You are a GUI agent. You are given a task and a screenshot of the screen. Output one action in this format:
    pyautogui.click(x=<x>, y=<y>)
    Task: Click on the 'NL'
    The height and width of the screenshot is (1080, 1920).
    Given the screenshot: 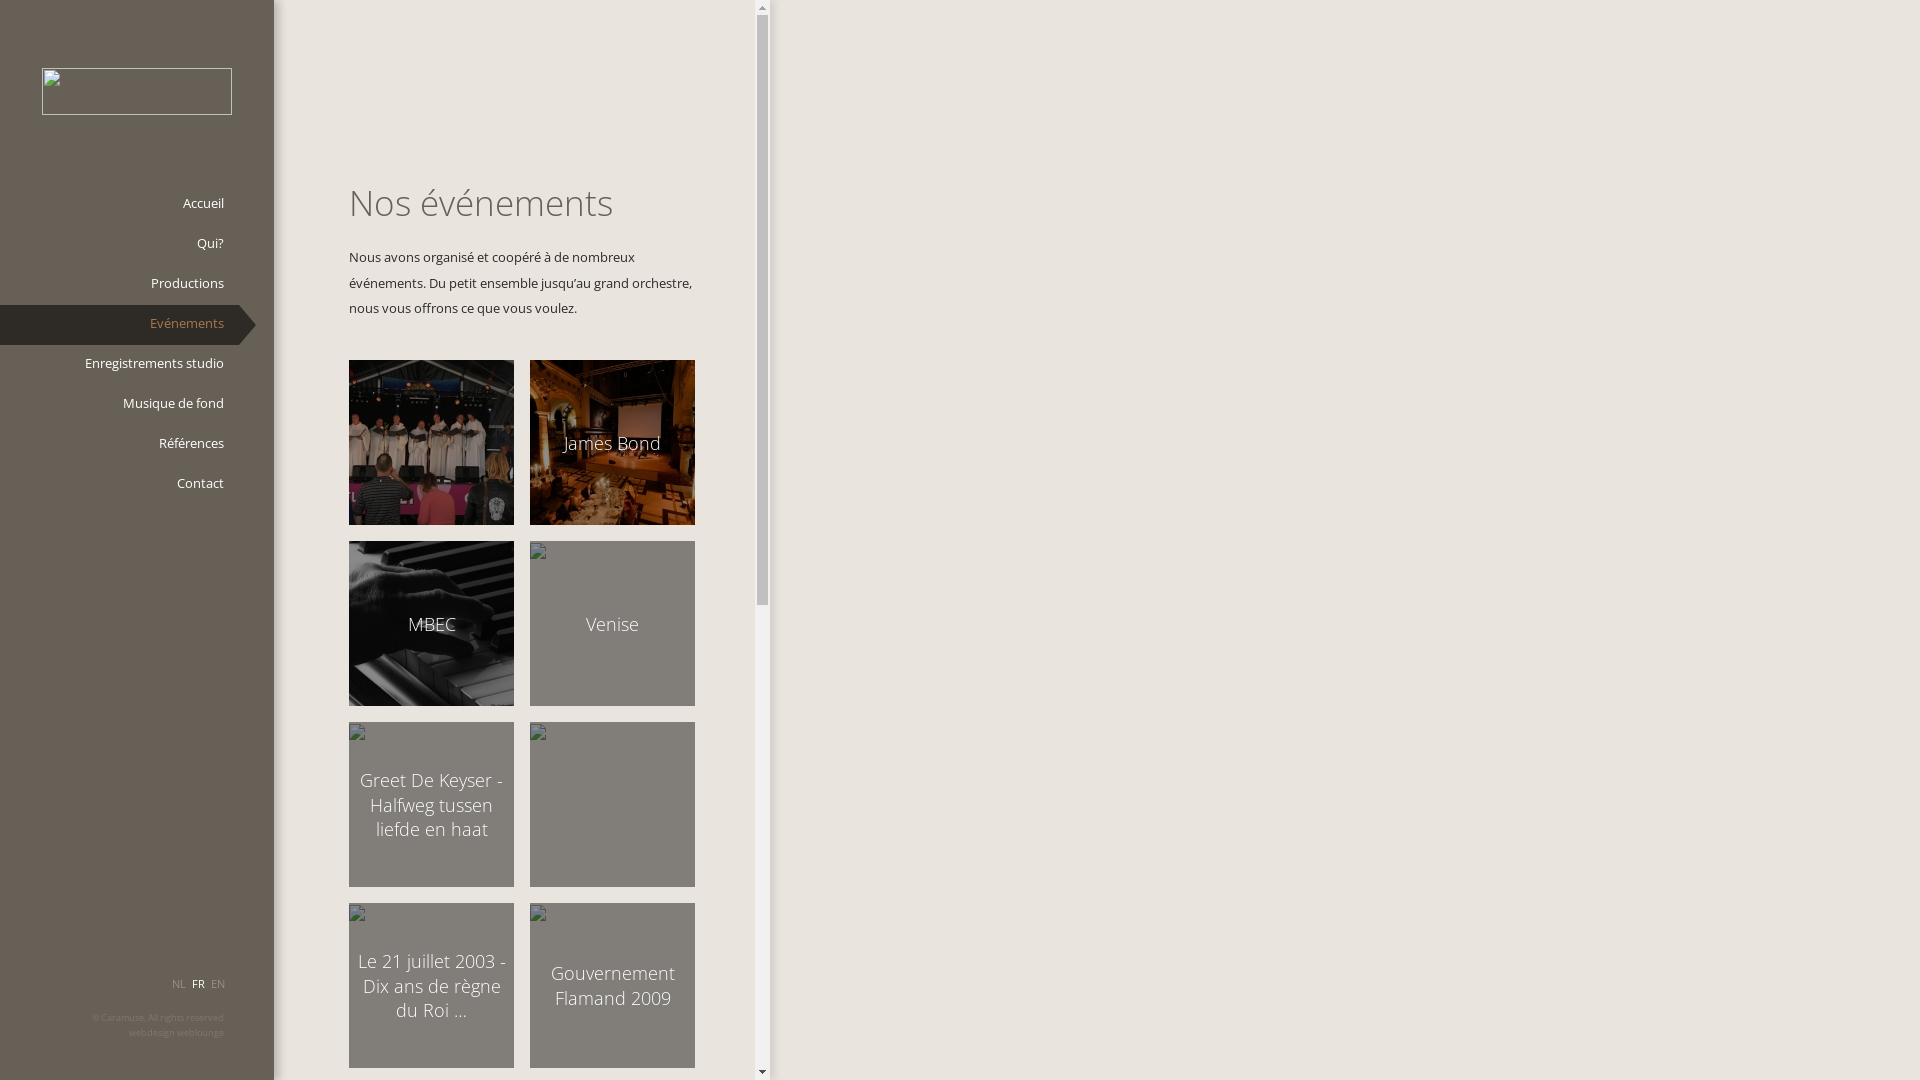 What is the action you would take?
    pyautogui.click(x=178, y=991)
    